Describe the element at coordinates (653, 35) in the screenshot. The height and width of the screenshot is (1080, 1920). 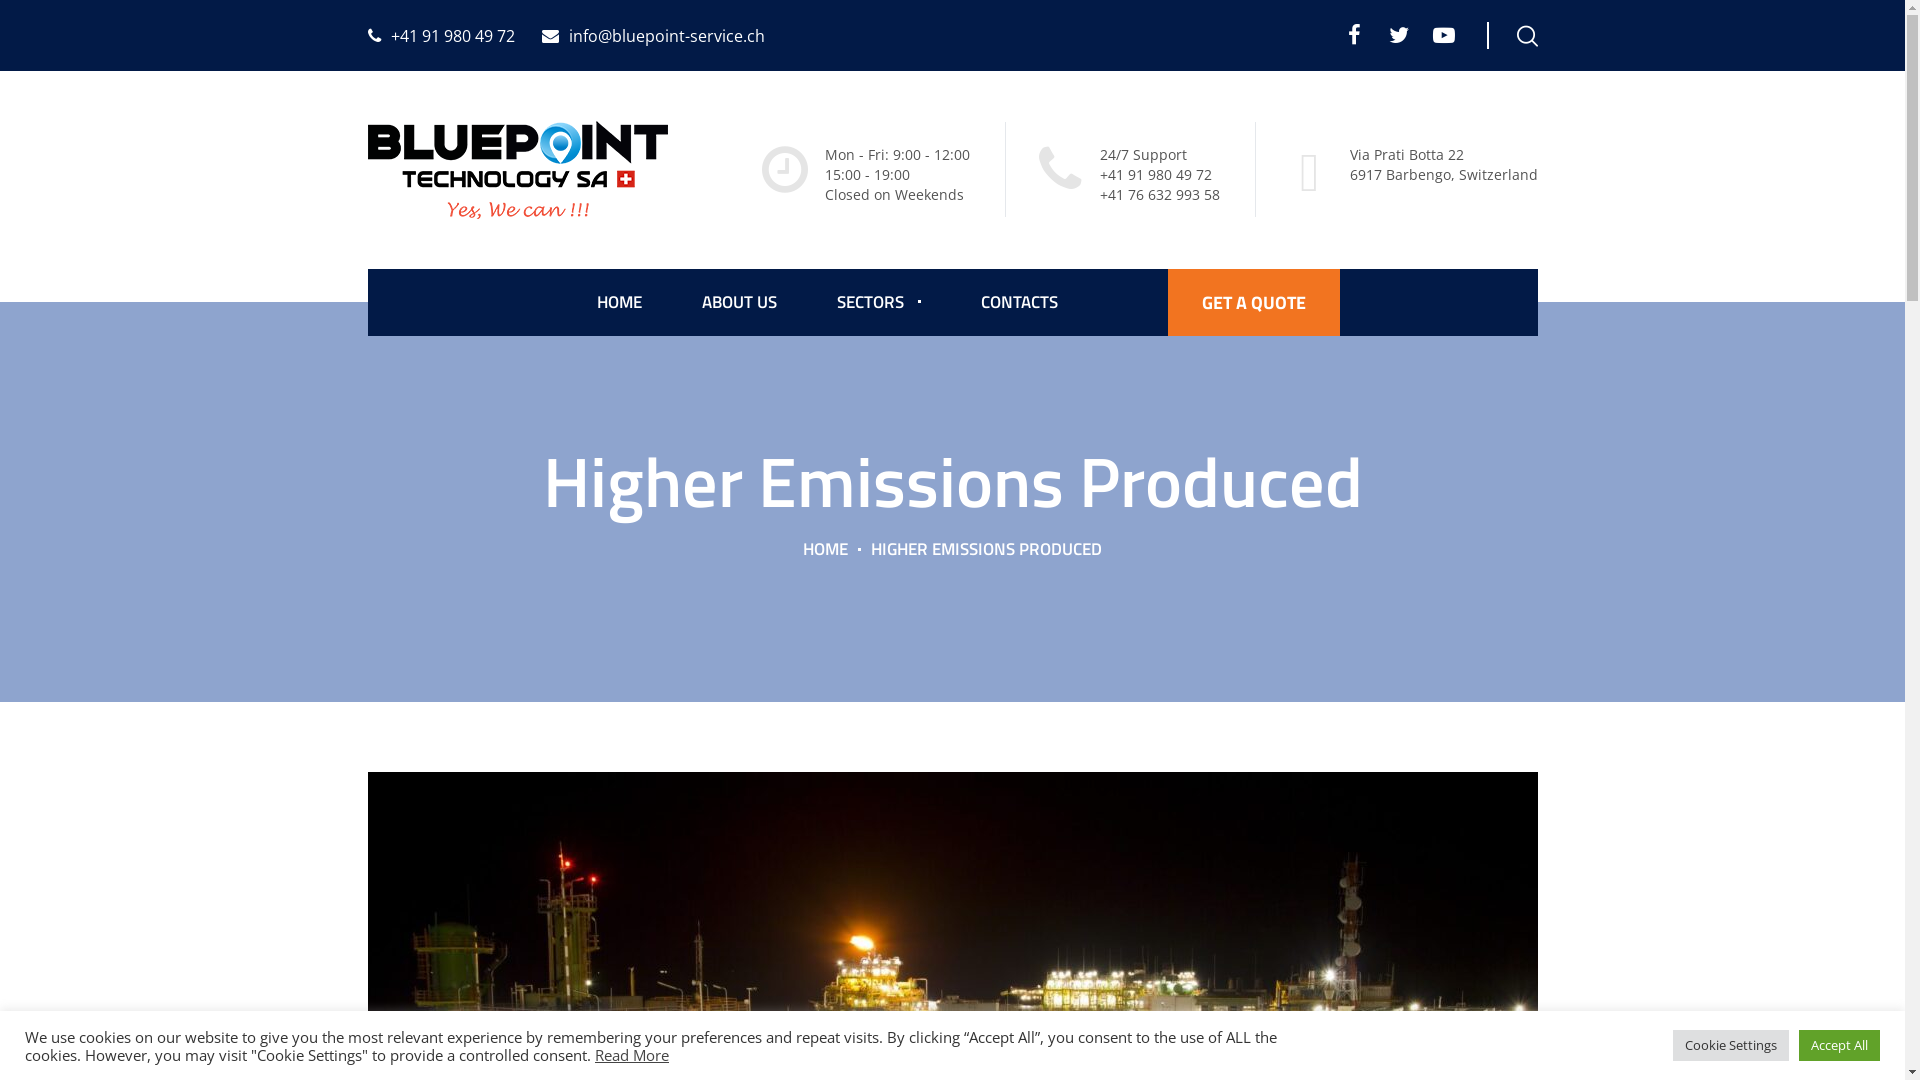
I see `'info@bluepoint-service.ch'` at that location.